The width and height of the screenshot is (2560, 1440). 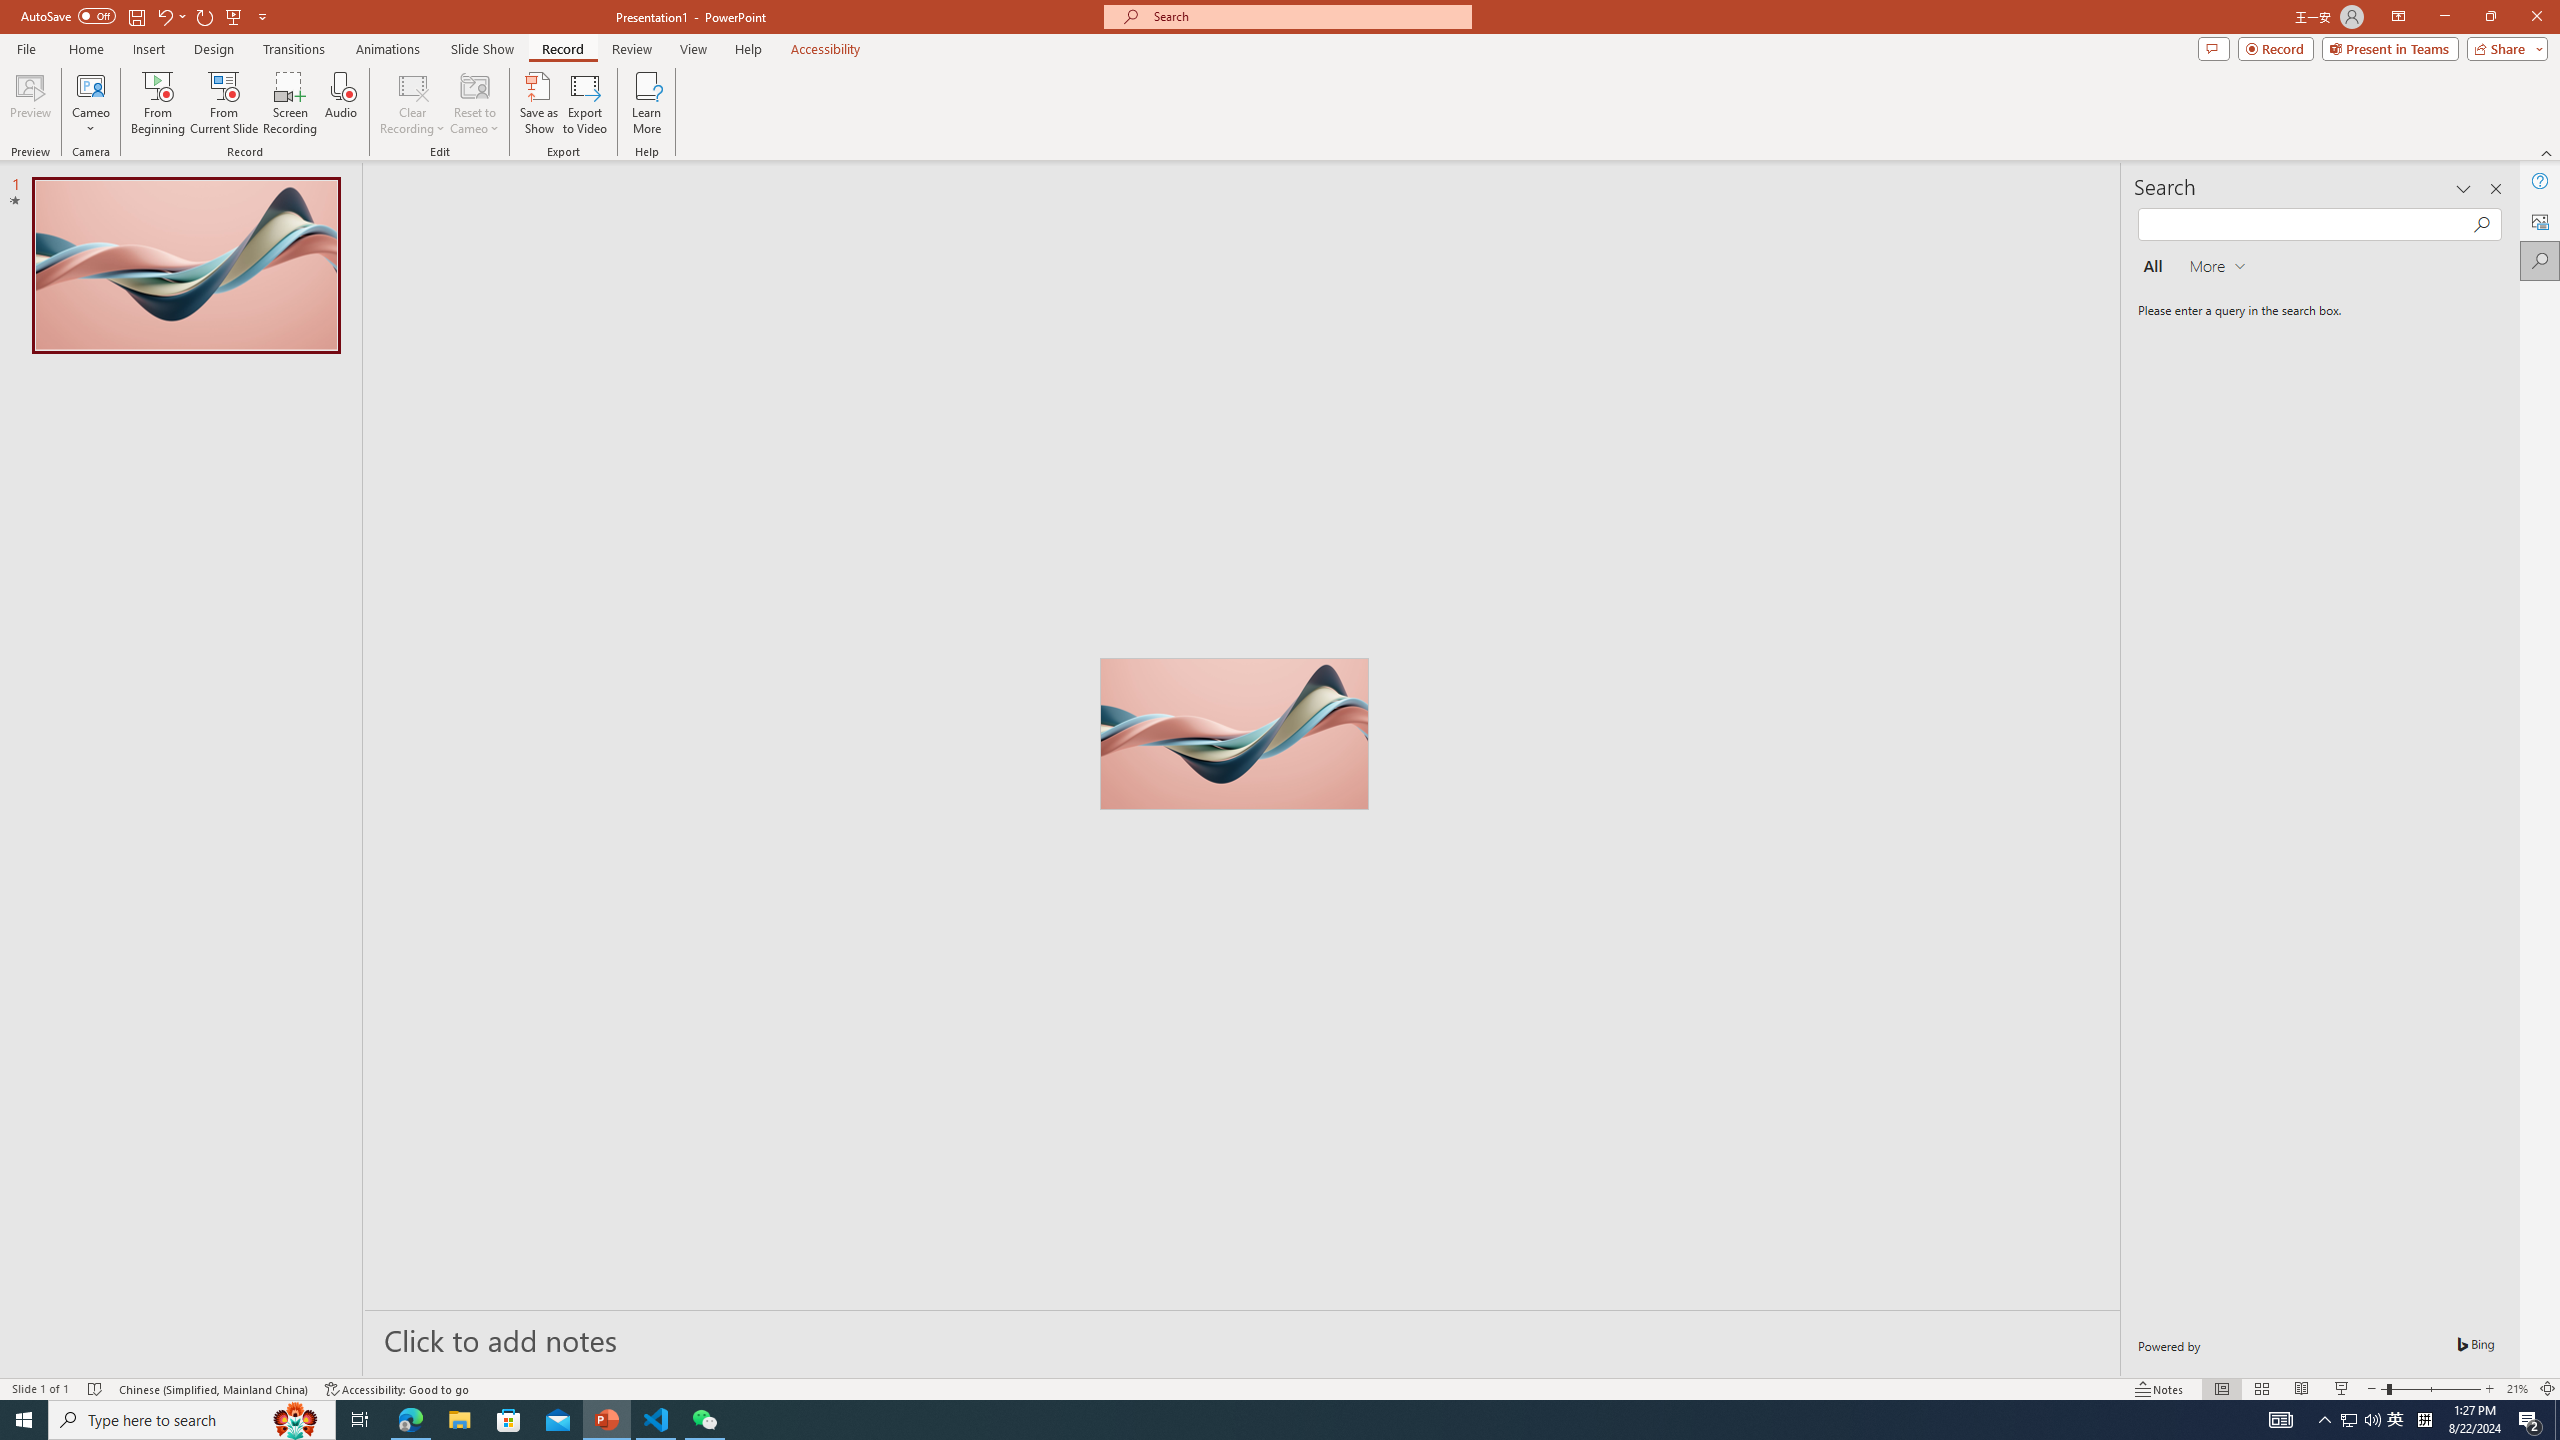 I want to click on 'Clear Recording', so click(x=412, y=103).